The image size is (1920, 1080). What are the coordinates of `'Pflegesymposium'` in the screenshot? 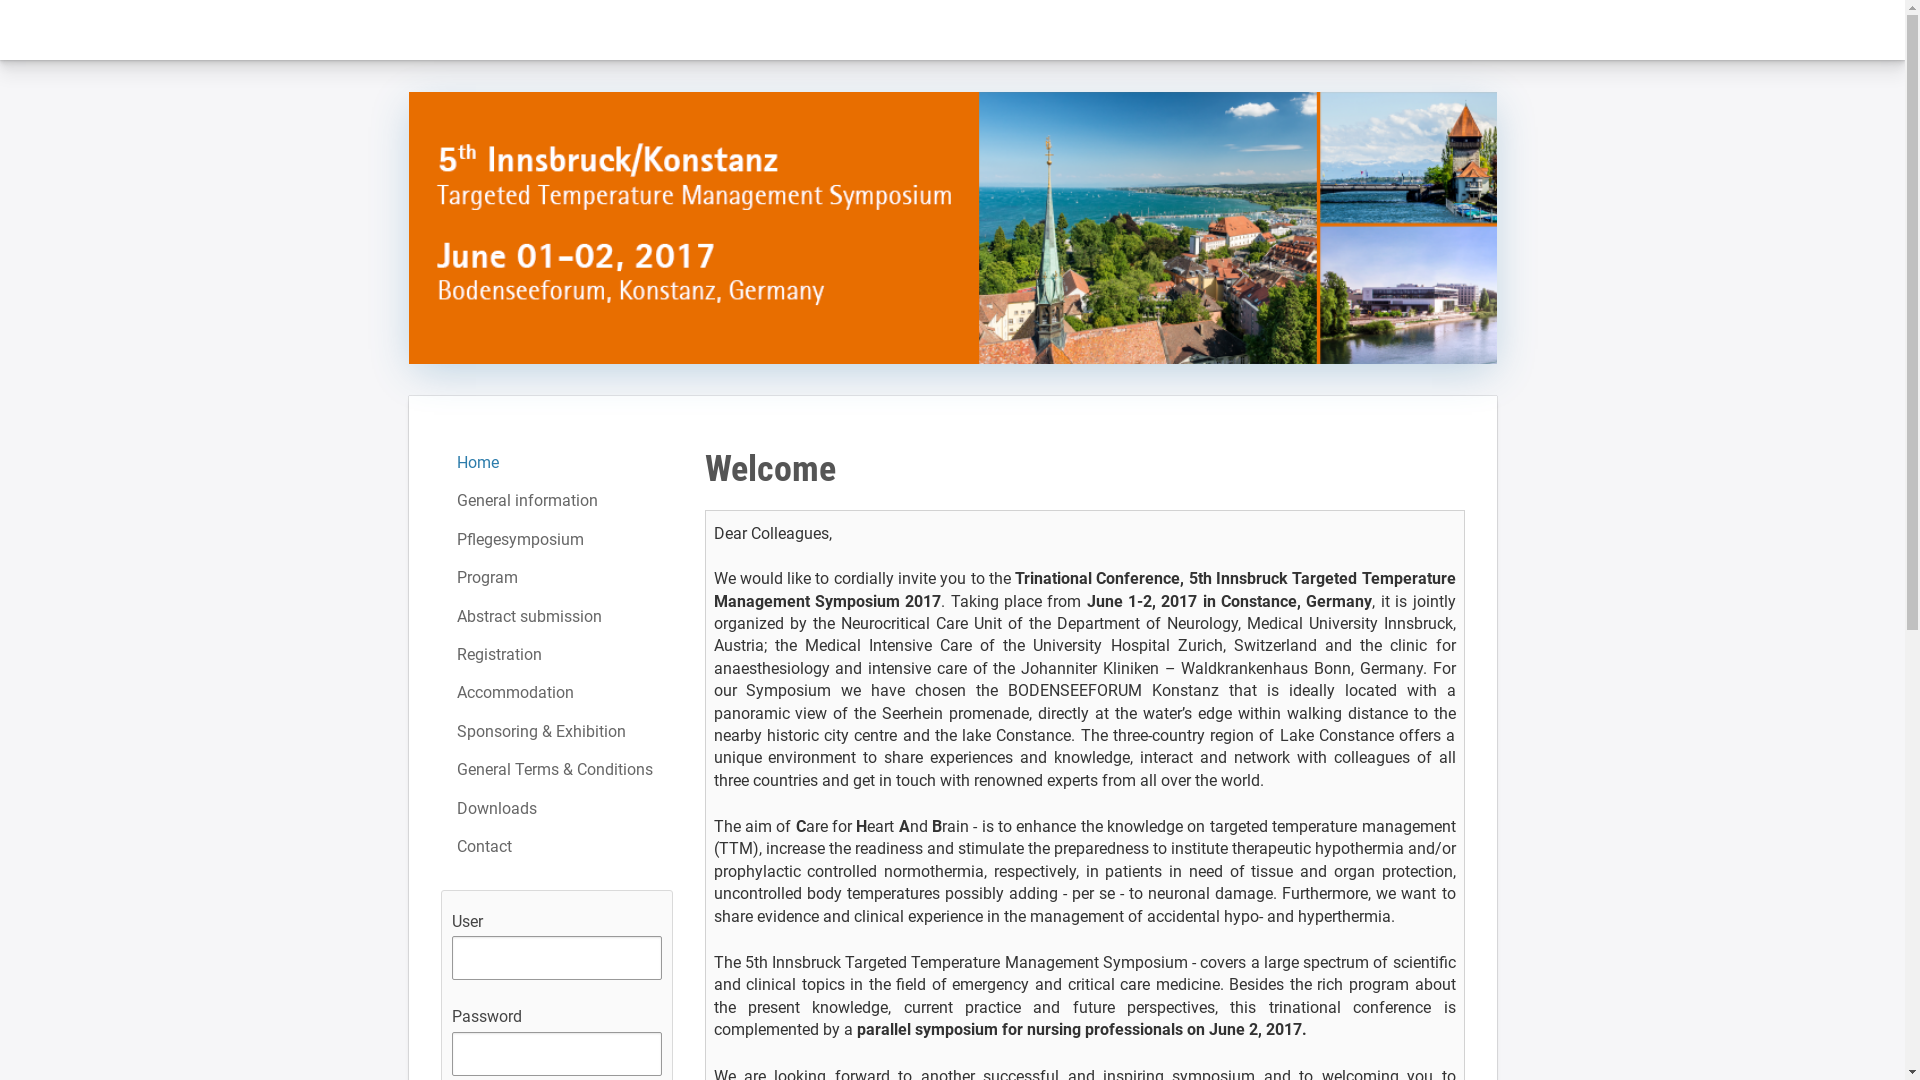 It's located at (439, 540).